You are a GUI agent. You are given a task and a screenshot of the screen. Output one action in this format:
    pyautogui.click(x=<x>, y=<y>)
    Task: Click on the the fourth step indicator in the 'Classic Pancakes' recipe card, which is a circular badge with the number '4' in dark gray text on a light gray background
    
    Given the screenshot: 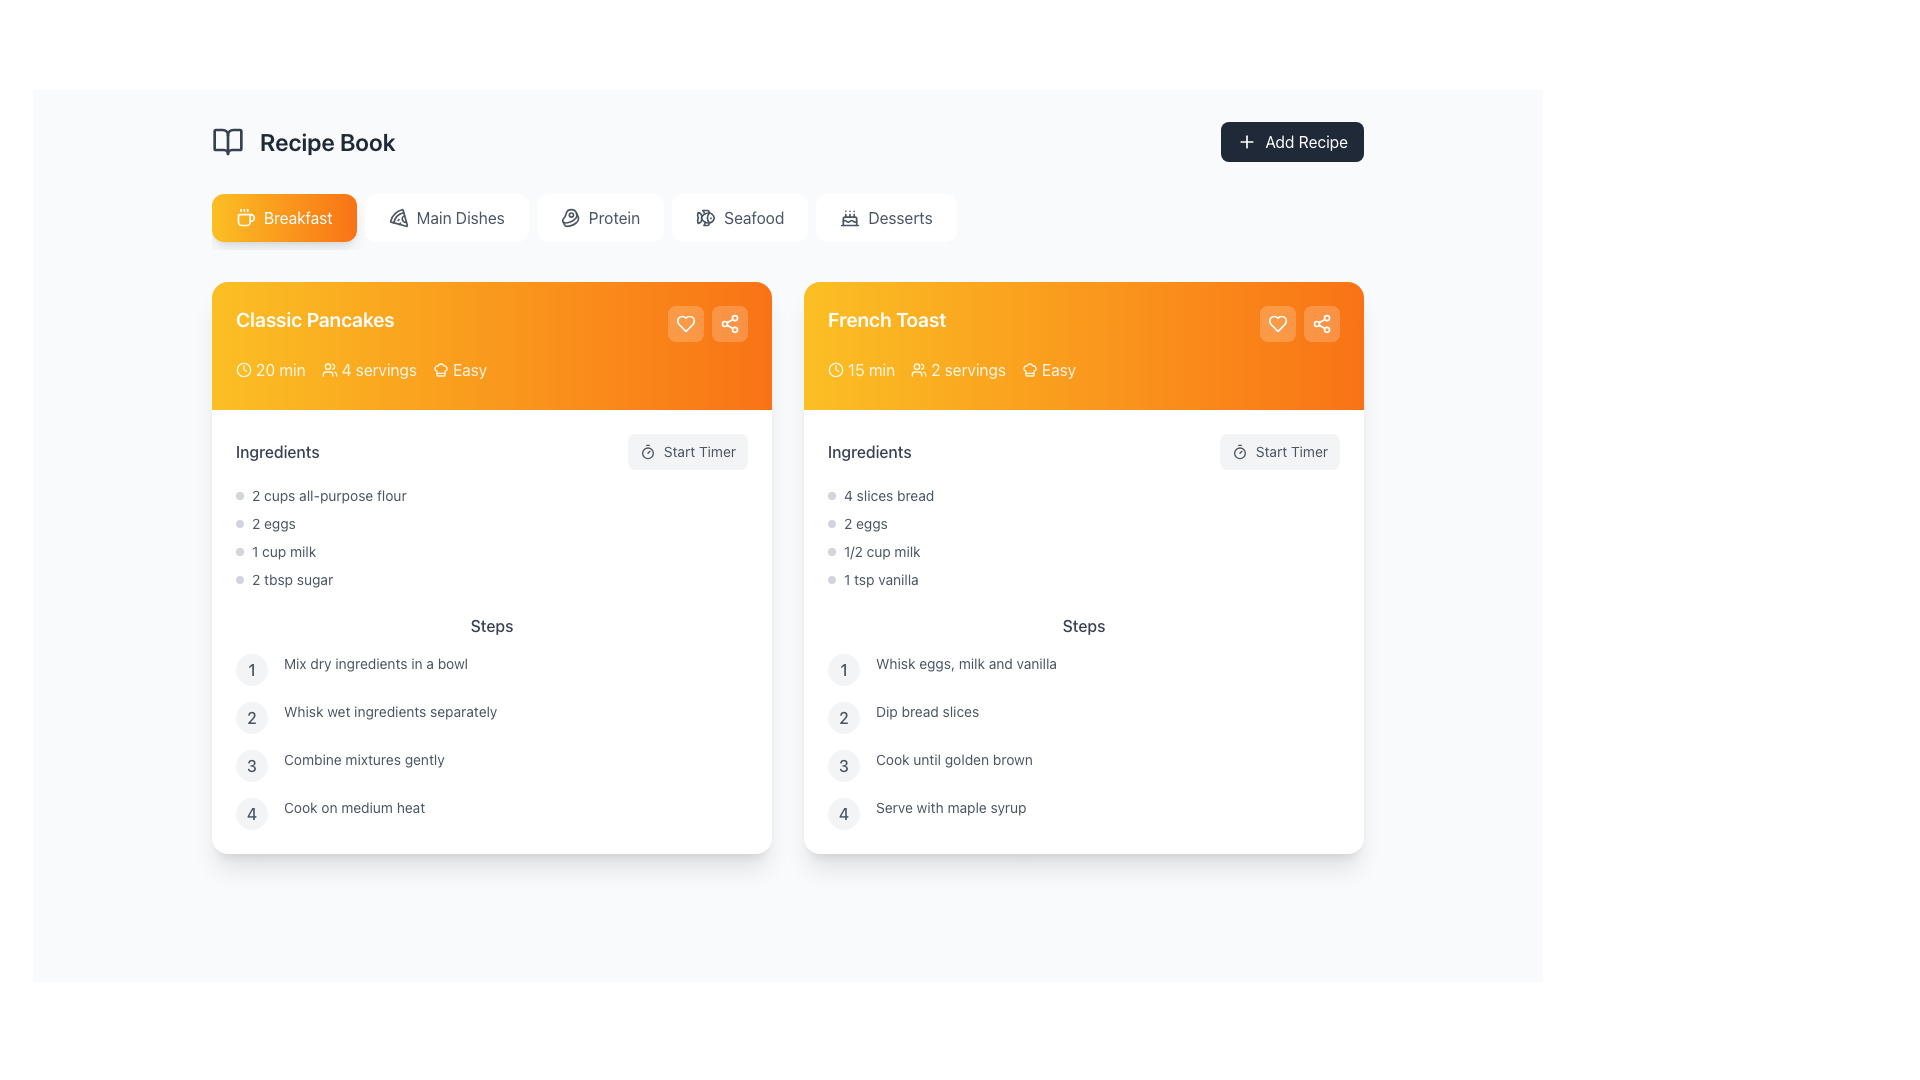 What is the action you would take?
    pyautogui.click(x=251, y=813)
    